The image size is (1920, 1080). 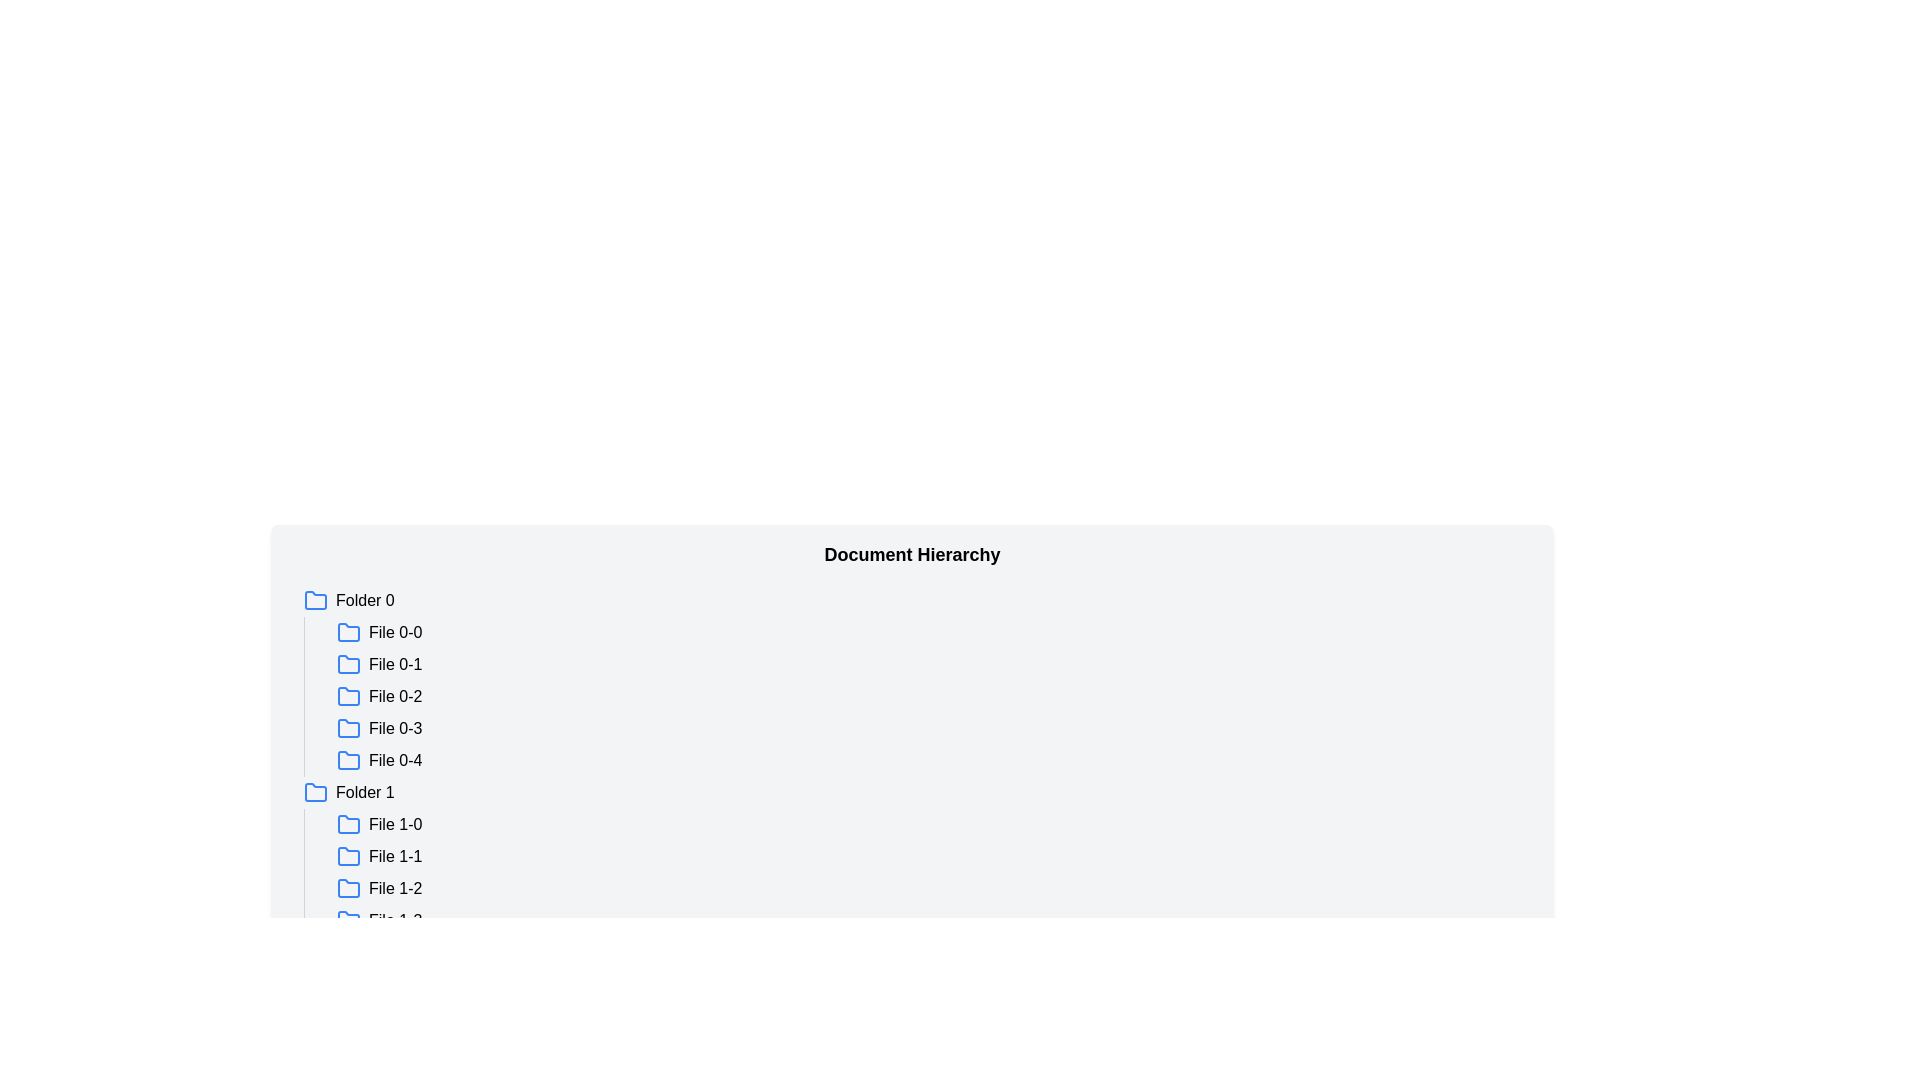 I want to click on the folder icon representing 'File 1-1', so click(x=349, y=855).